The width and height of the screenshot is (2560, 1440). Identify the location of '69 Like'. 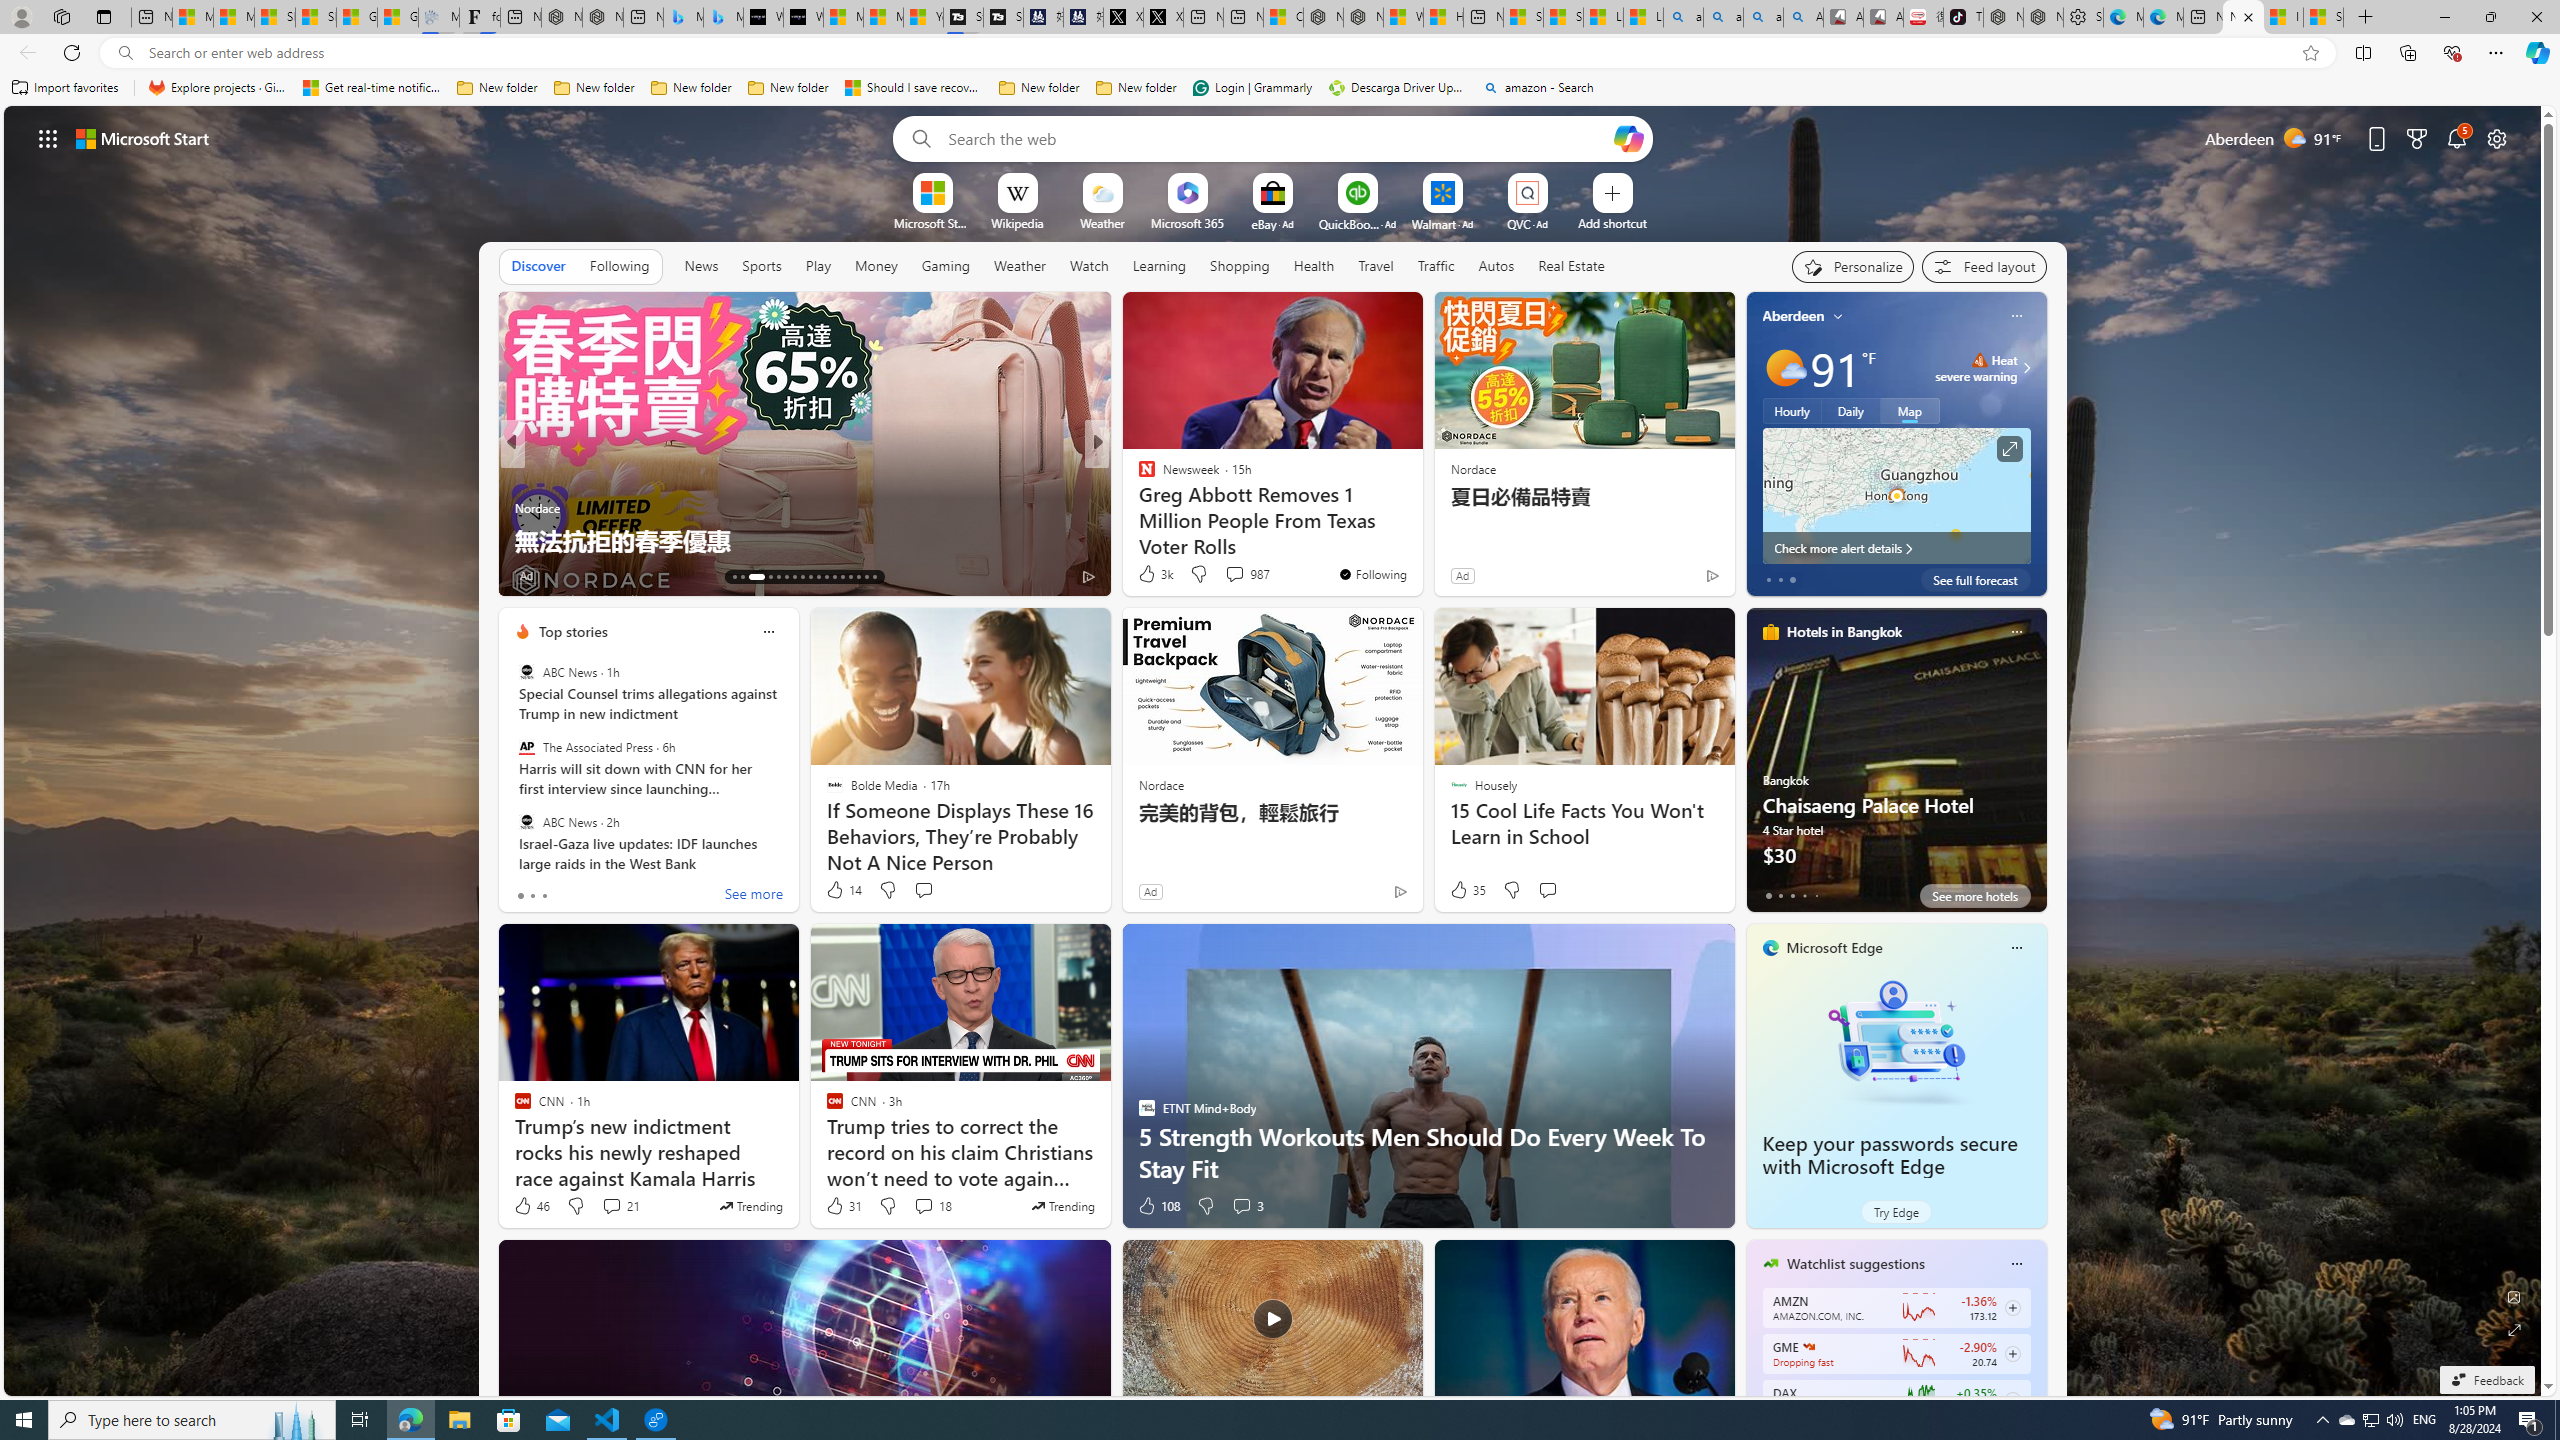
(1147, 575).